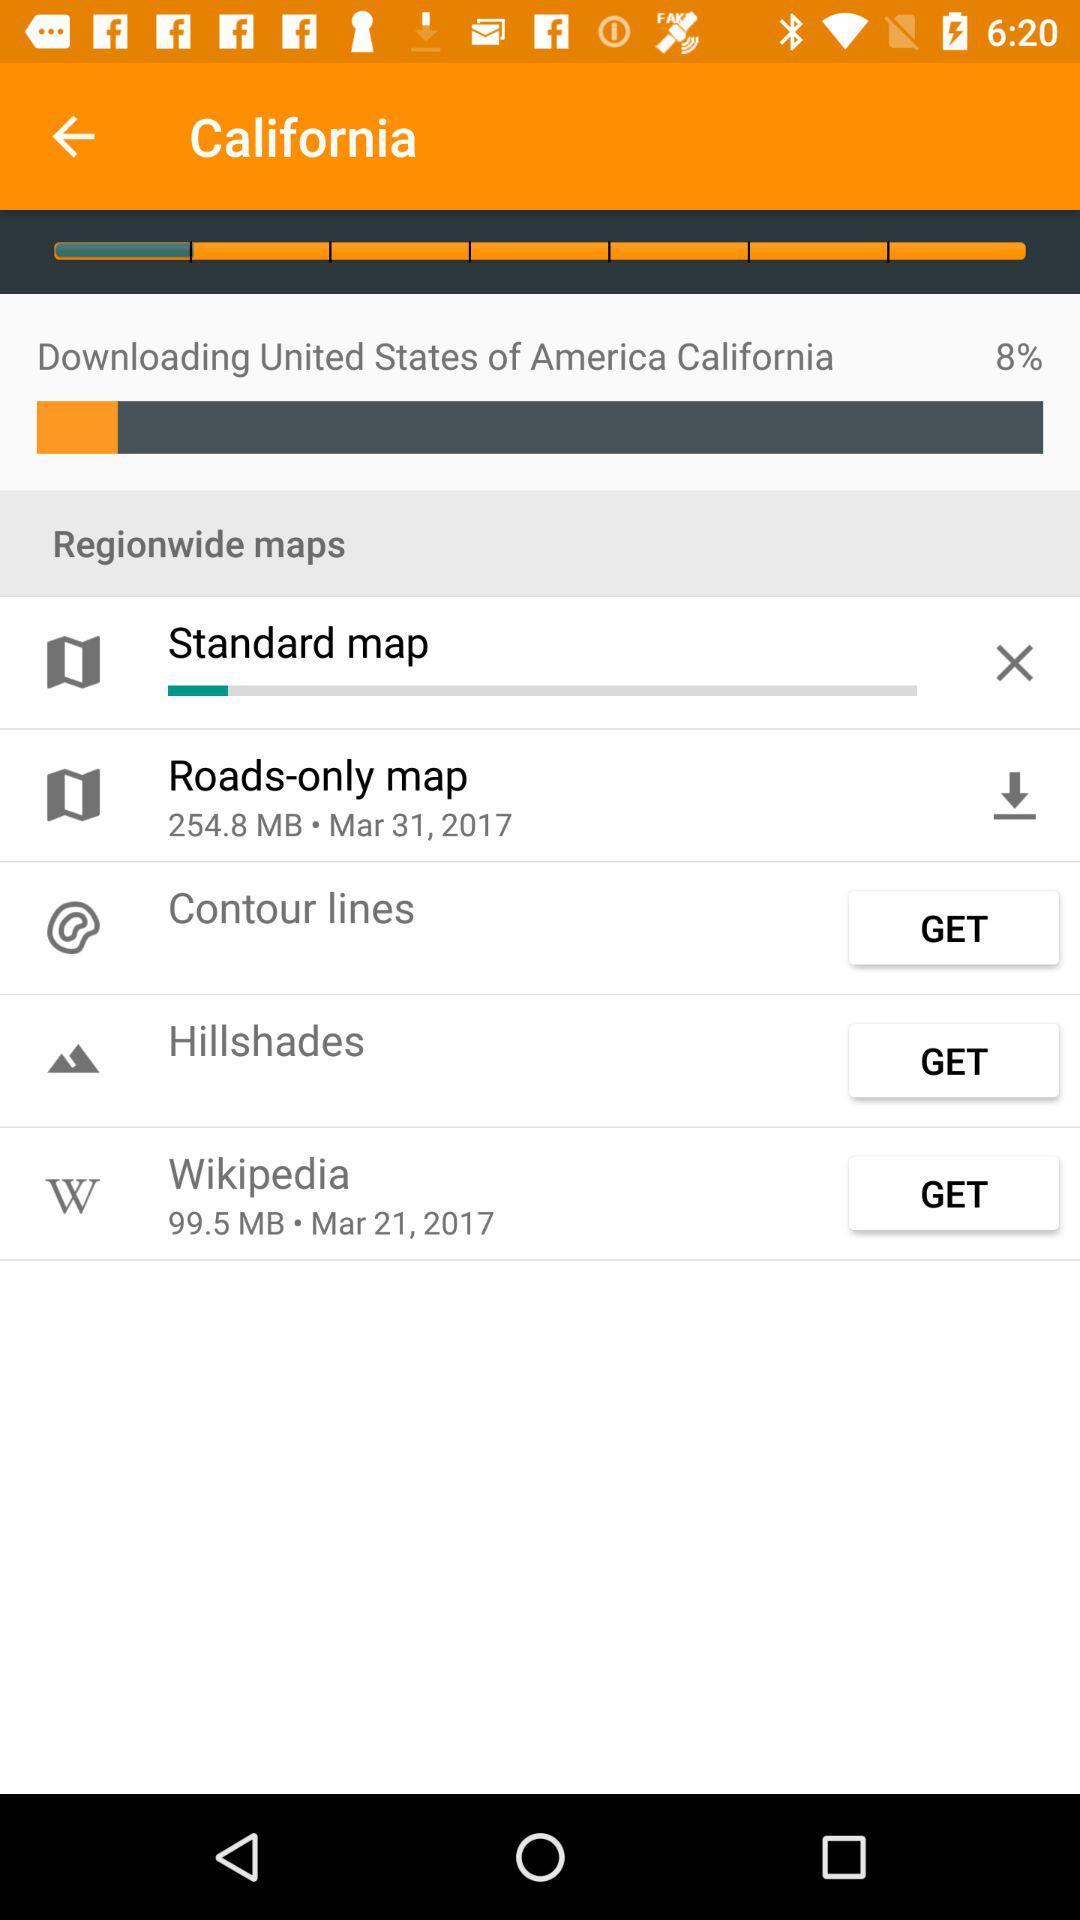  What do you see at coordinates (72, 926) in the screenshot?
I see `the icon which is before contour lines on page` at bounding box center [72, 926].